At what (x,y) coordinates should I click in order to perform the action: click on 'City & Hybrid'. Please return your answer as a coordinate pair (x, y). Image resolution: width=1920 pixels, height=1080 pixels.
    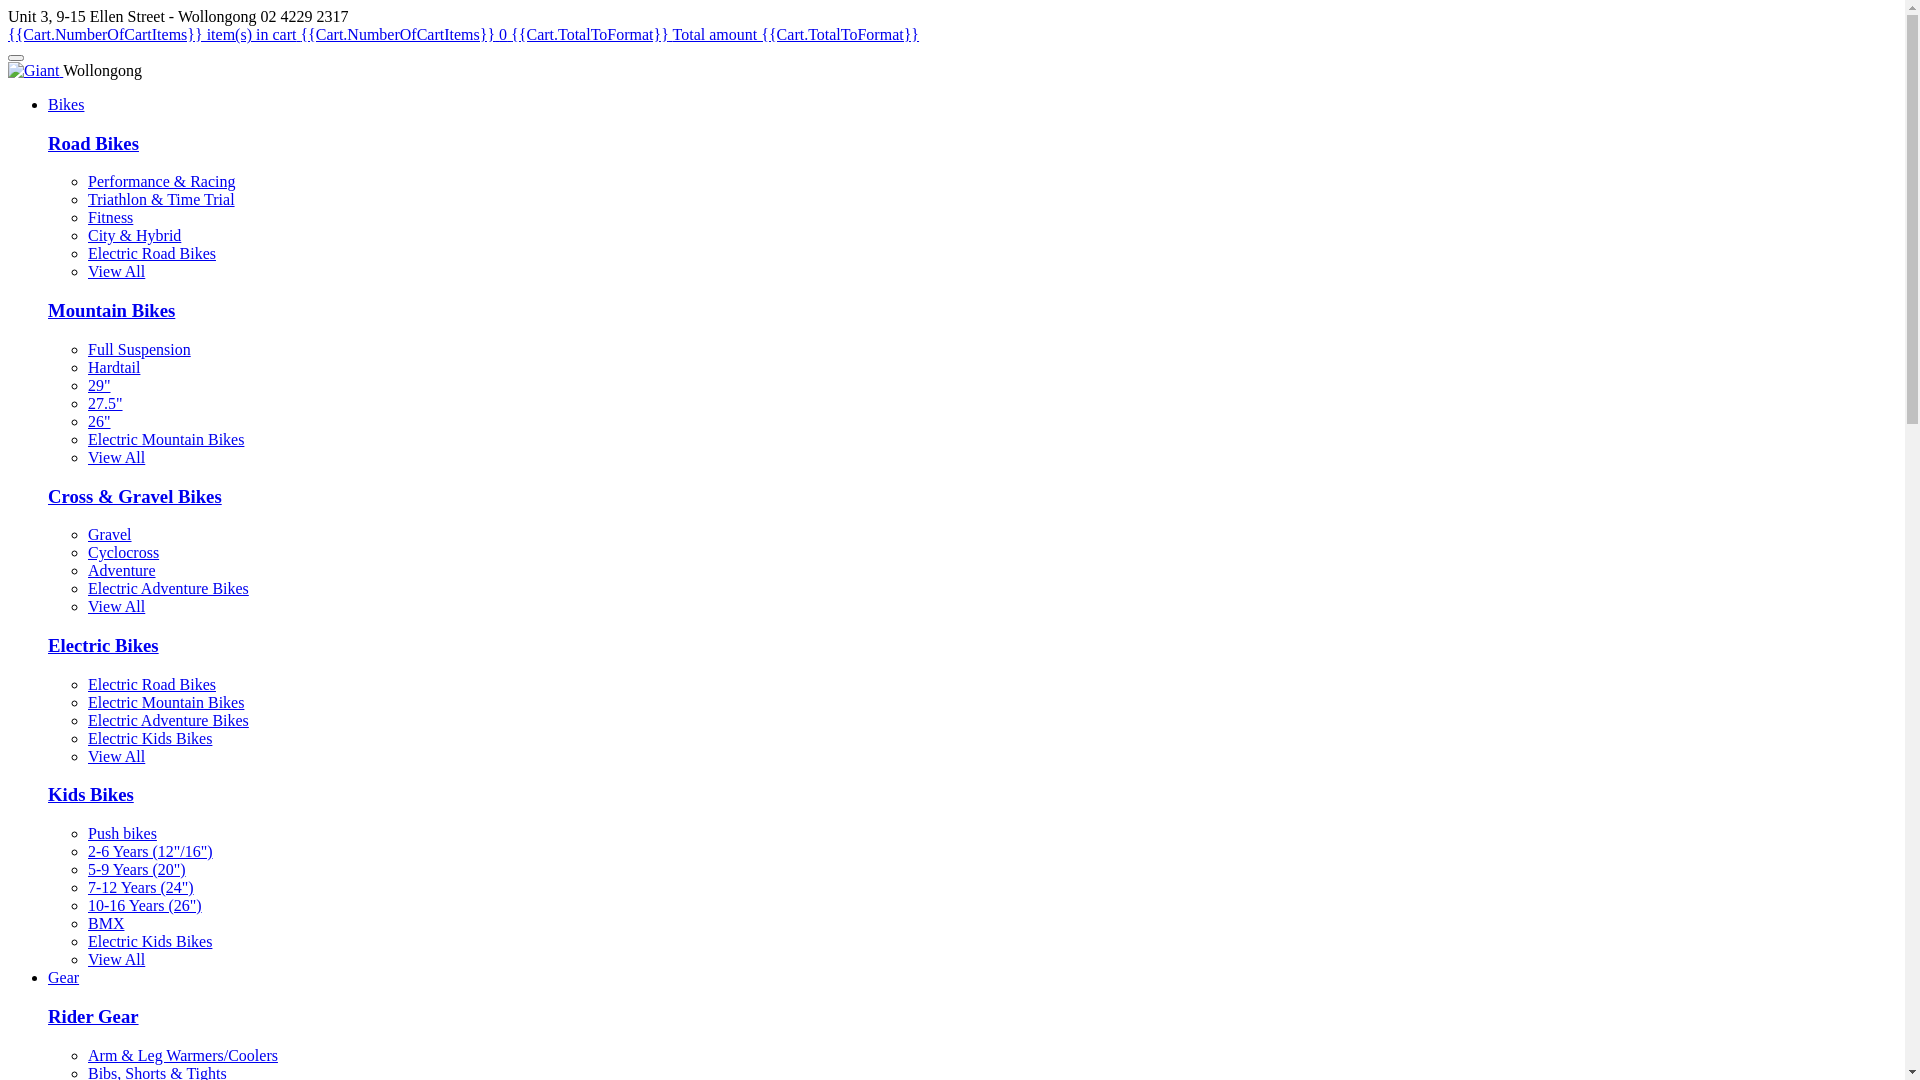
    Looking at the image, I should click on (86, 234).